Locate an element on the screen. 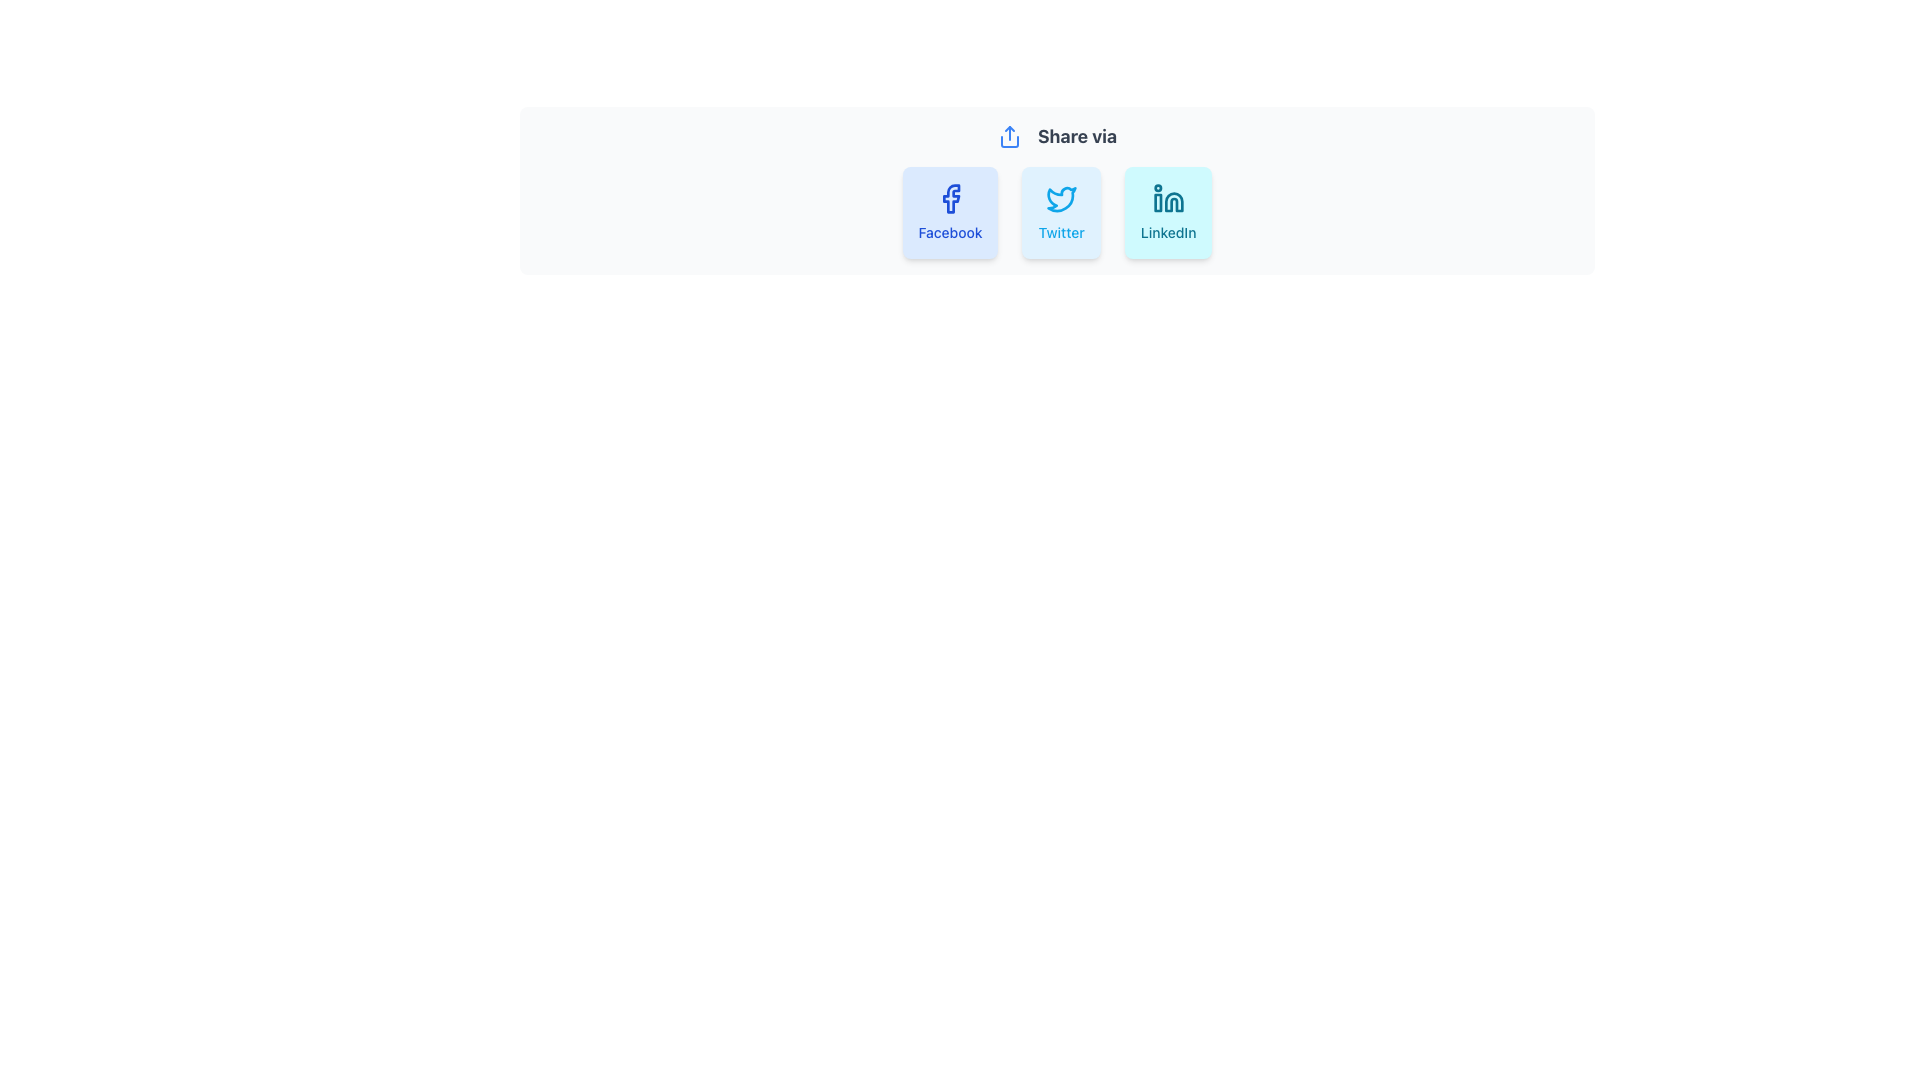 This screenshot has height=1080, width=1920. the text label displaying 'LinkedIn' in cyan color, located beneath the LinkedIn icon in the social sharing options is located at coordinates (1168, 231).